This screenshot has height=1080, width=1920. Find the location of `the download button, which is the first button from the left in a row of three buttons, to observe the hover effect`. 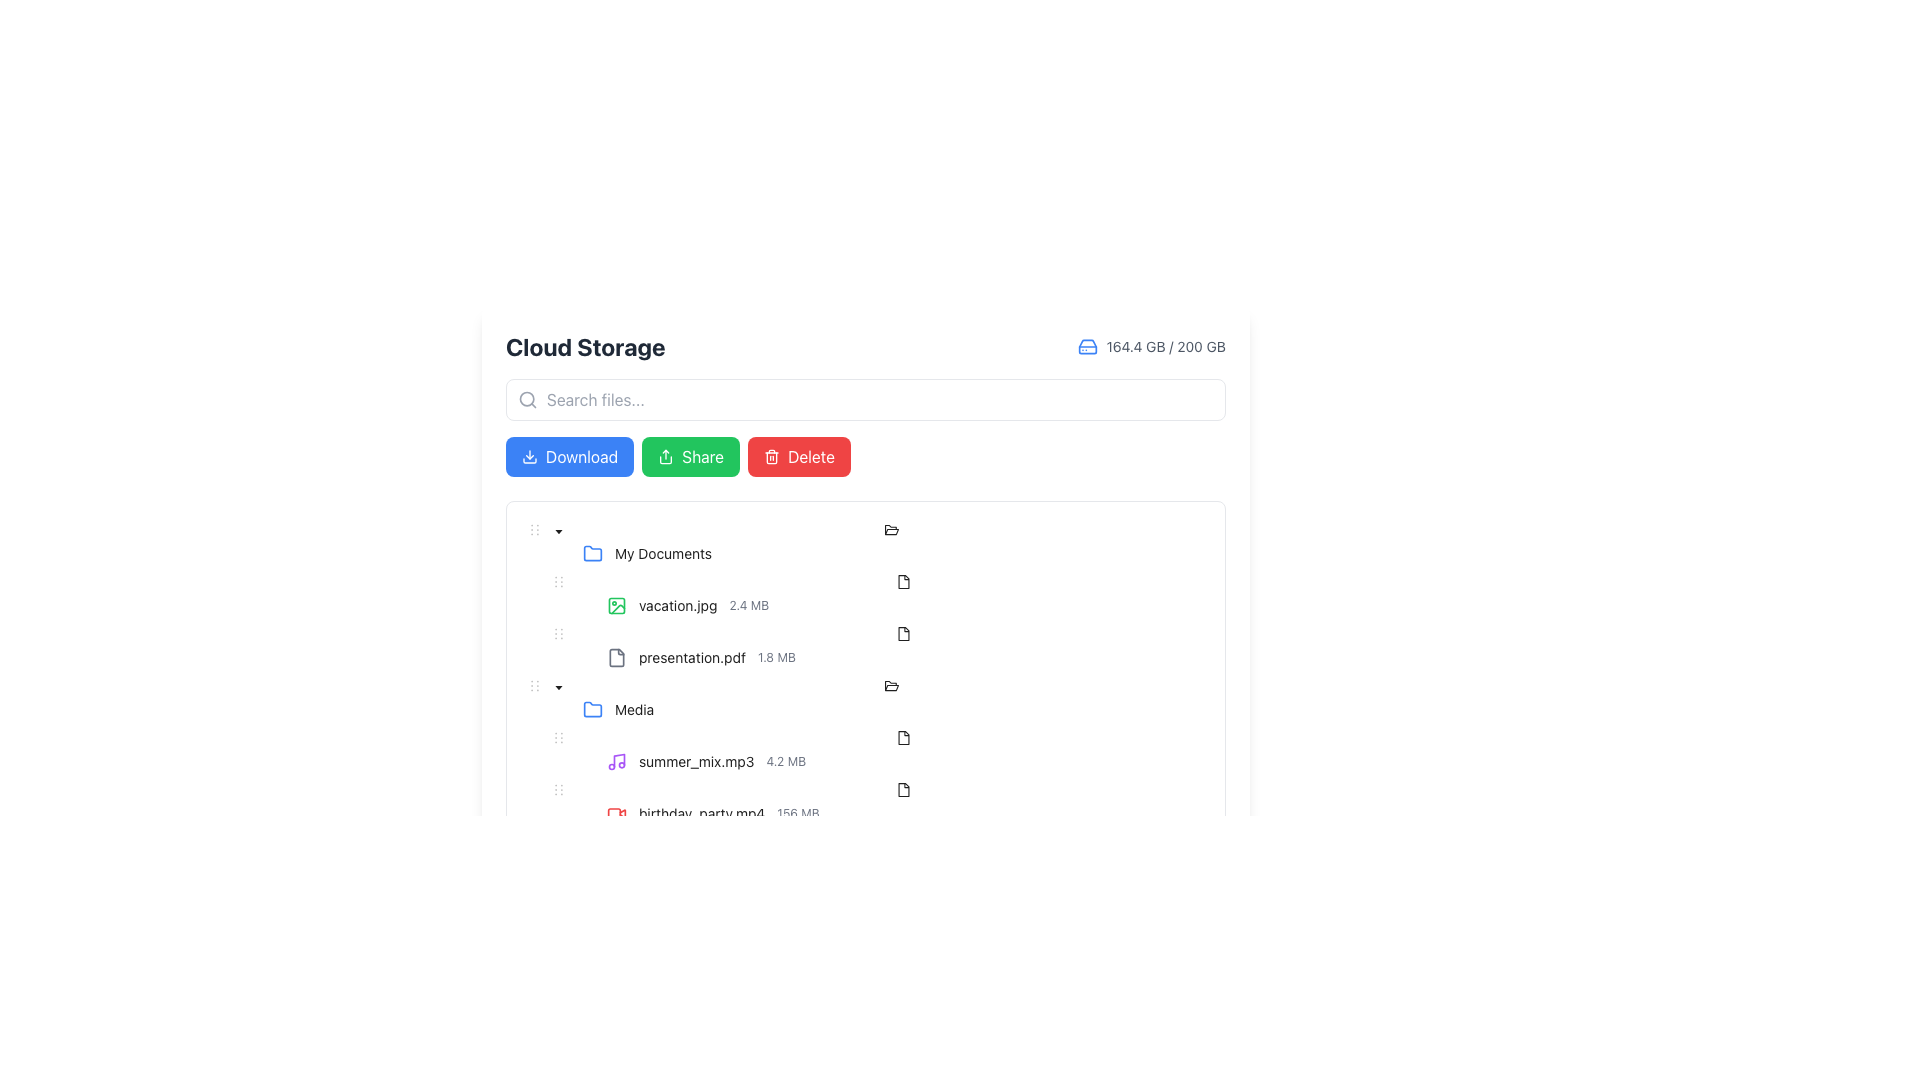

the download button, which is the first button from the left in a row of three buttons, to observe the hover effect is located at coordinates (569, 456).